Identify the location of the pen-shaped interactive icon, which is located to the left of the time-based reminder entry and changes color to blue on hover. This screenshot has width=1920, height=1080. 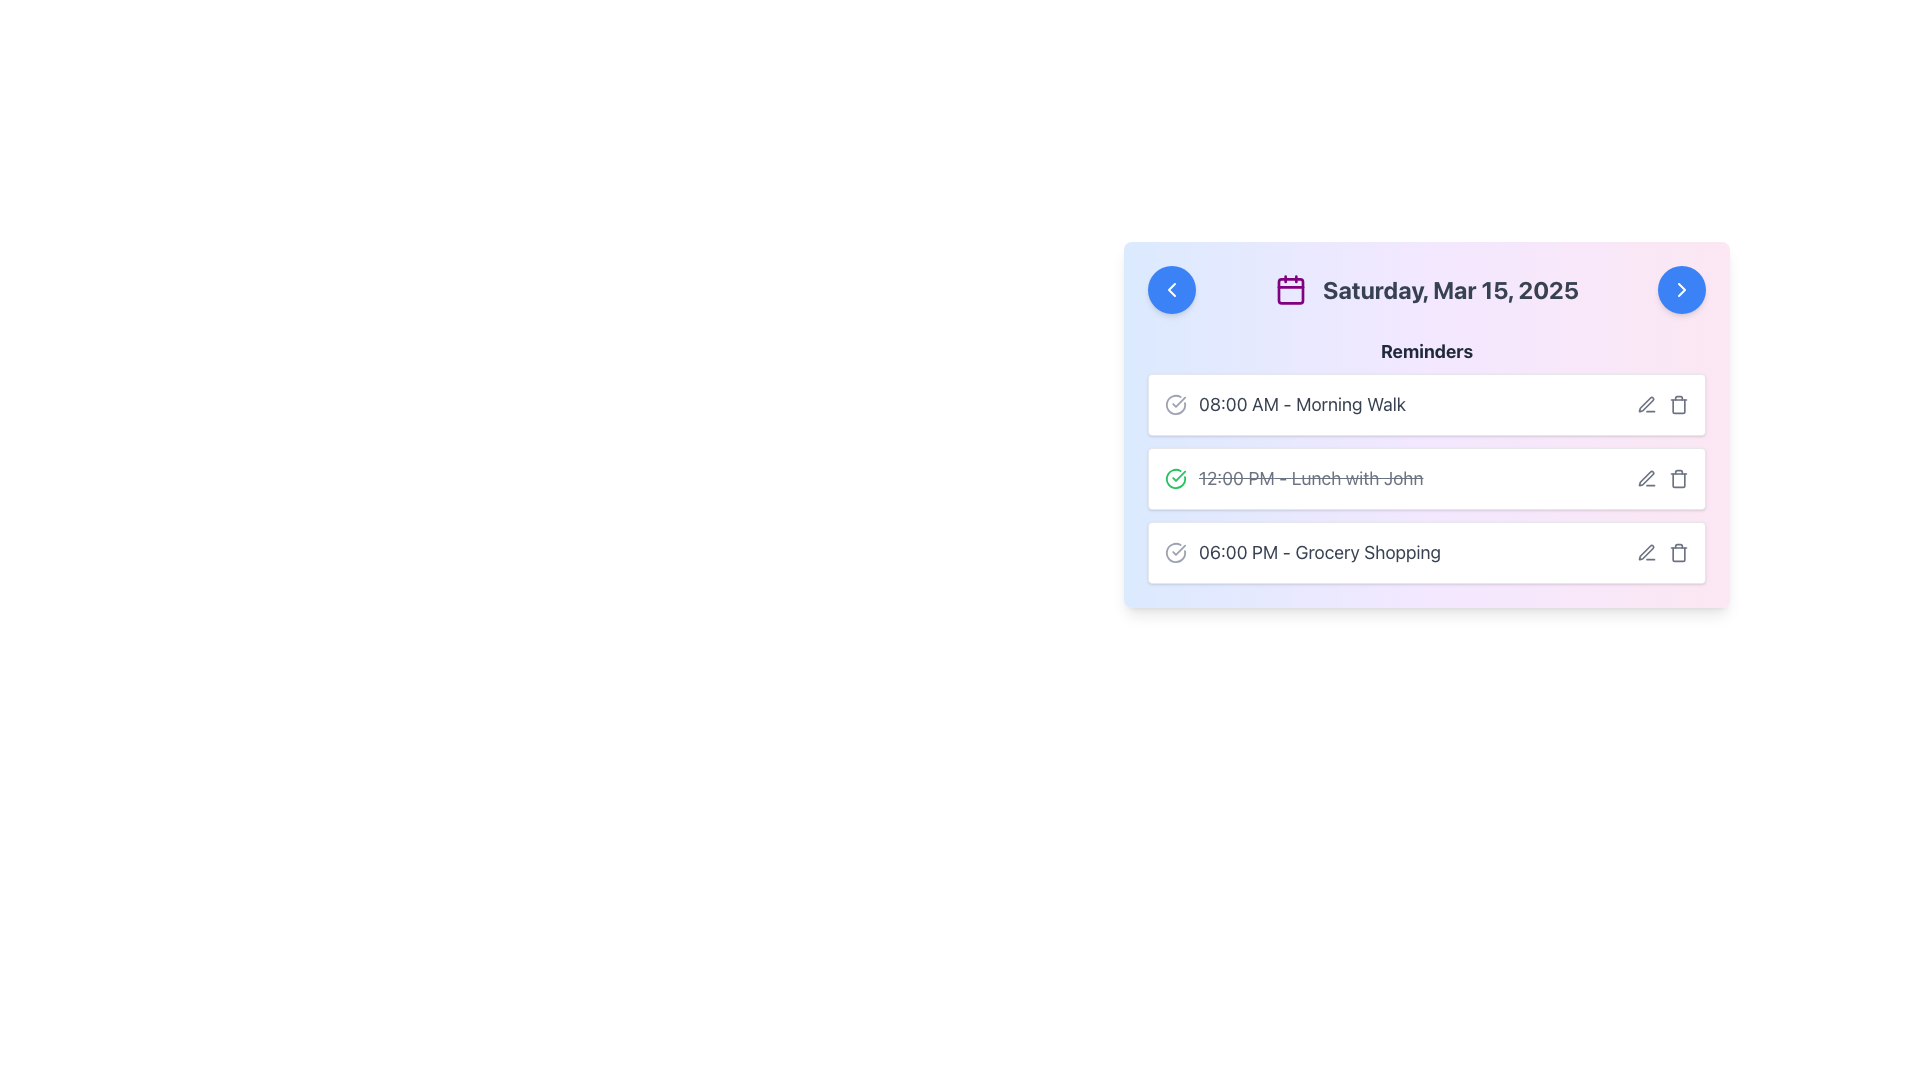
(1646, 478).